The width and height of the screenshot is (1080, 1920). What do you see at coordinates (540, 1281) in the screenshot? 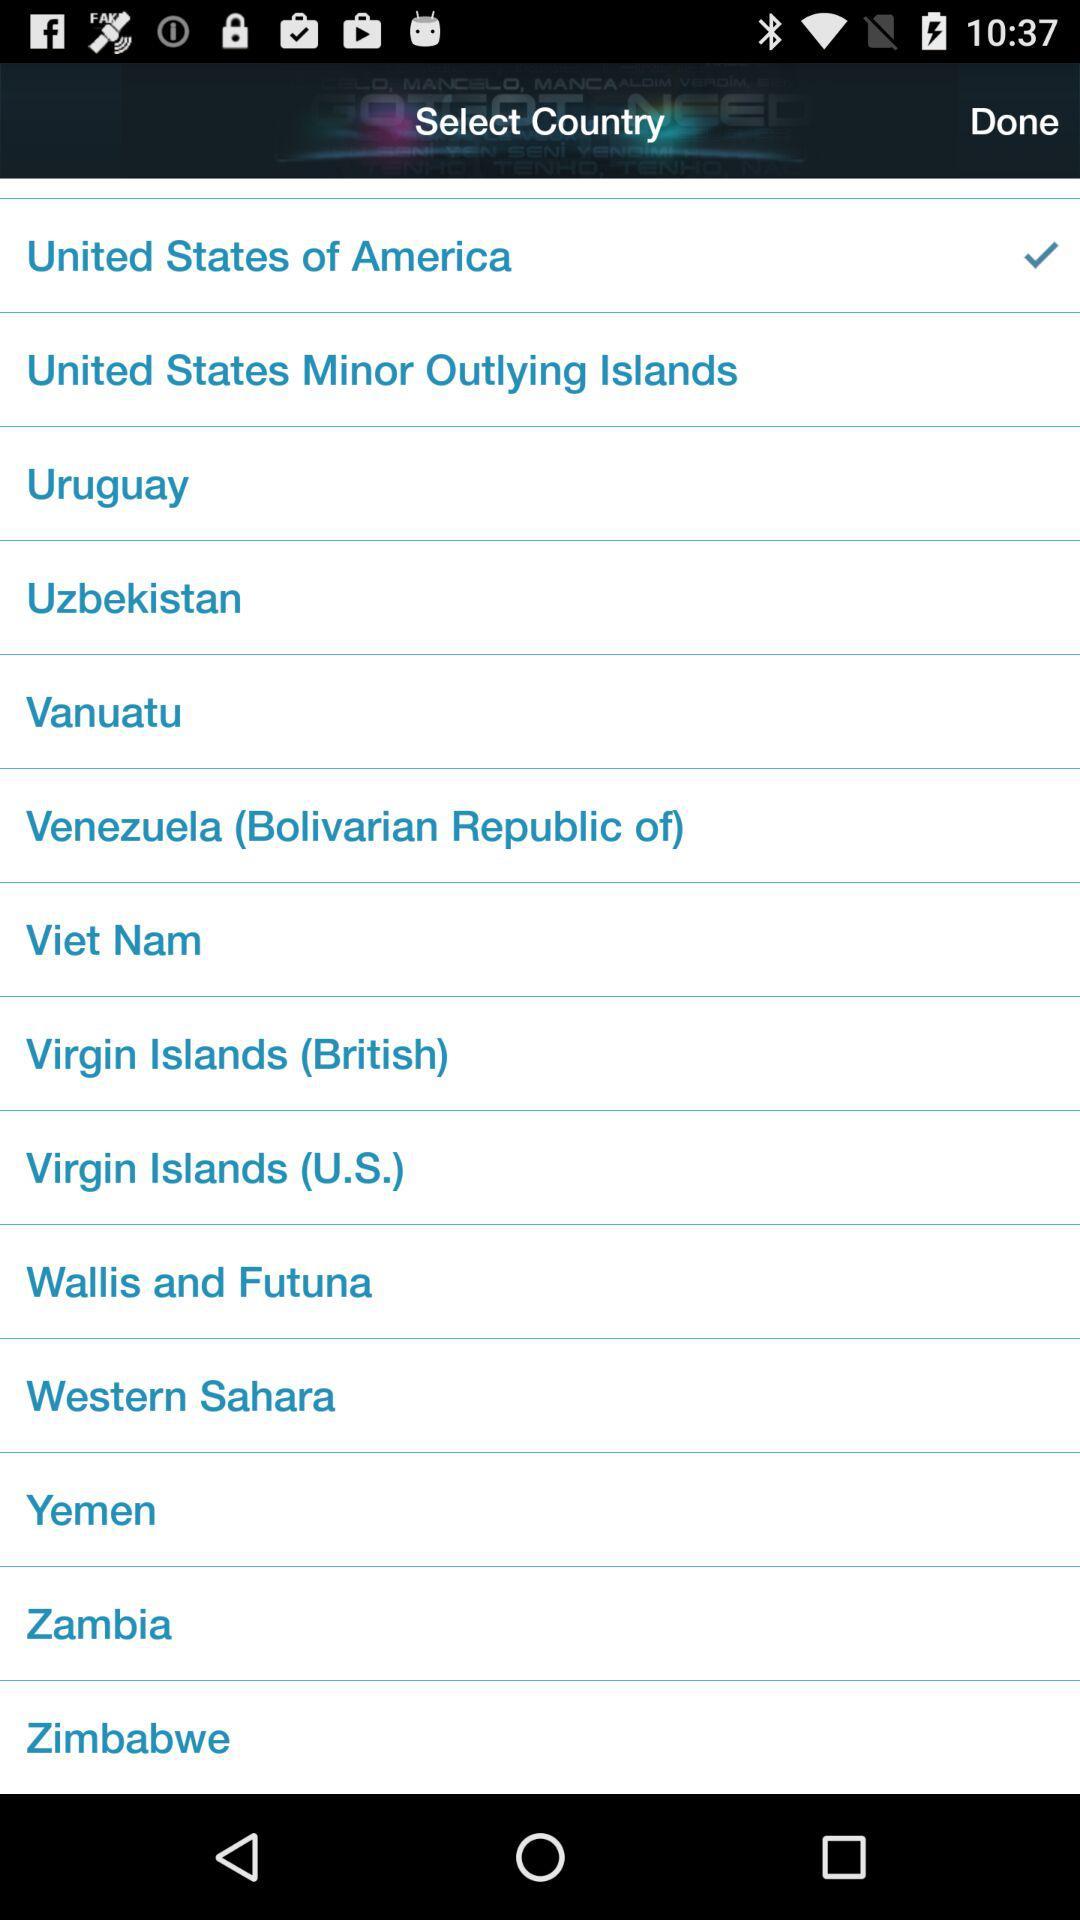
I see `the wallis and futuna checkbox` at bounding box center [540, 1281].